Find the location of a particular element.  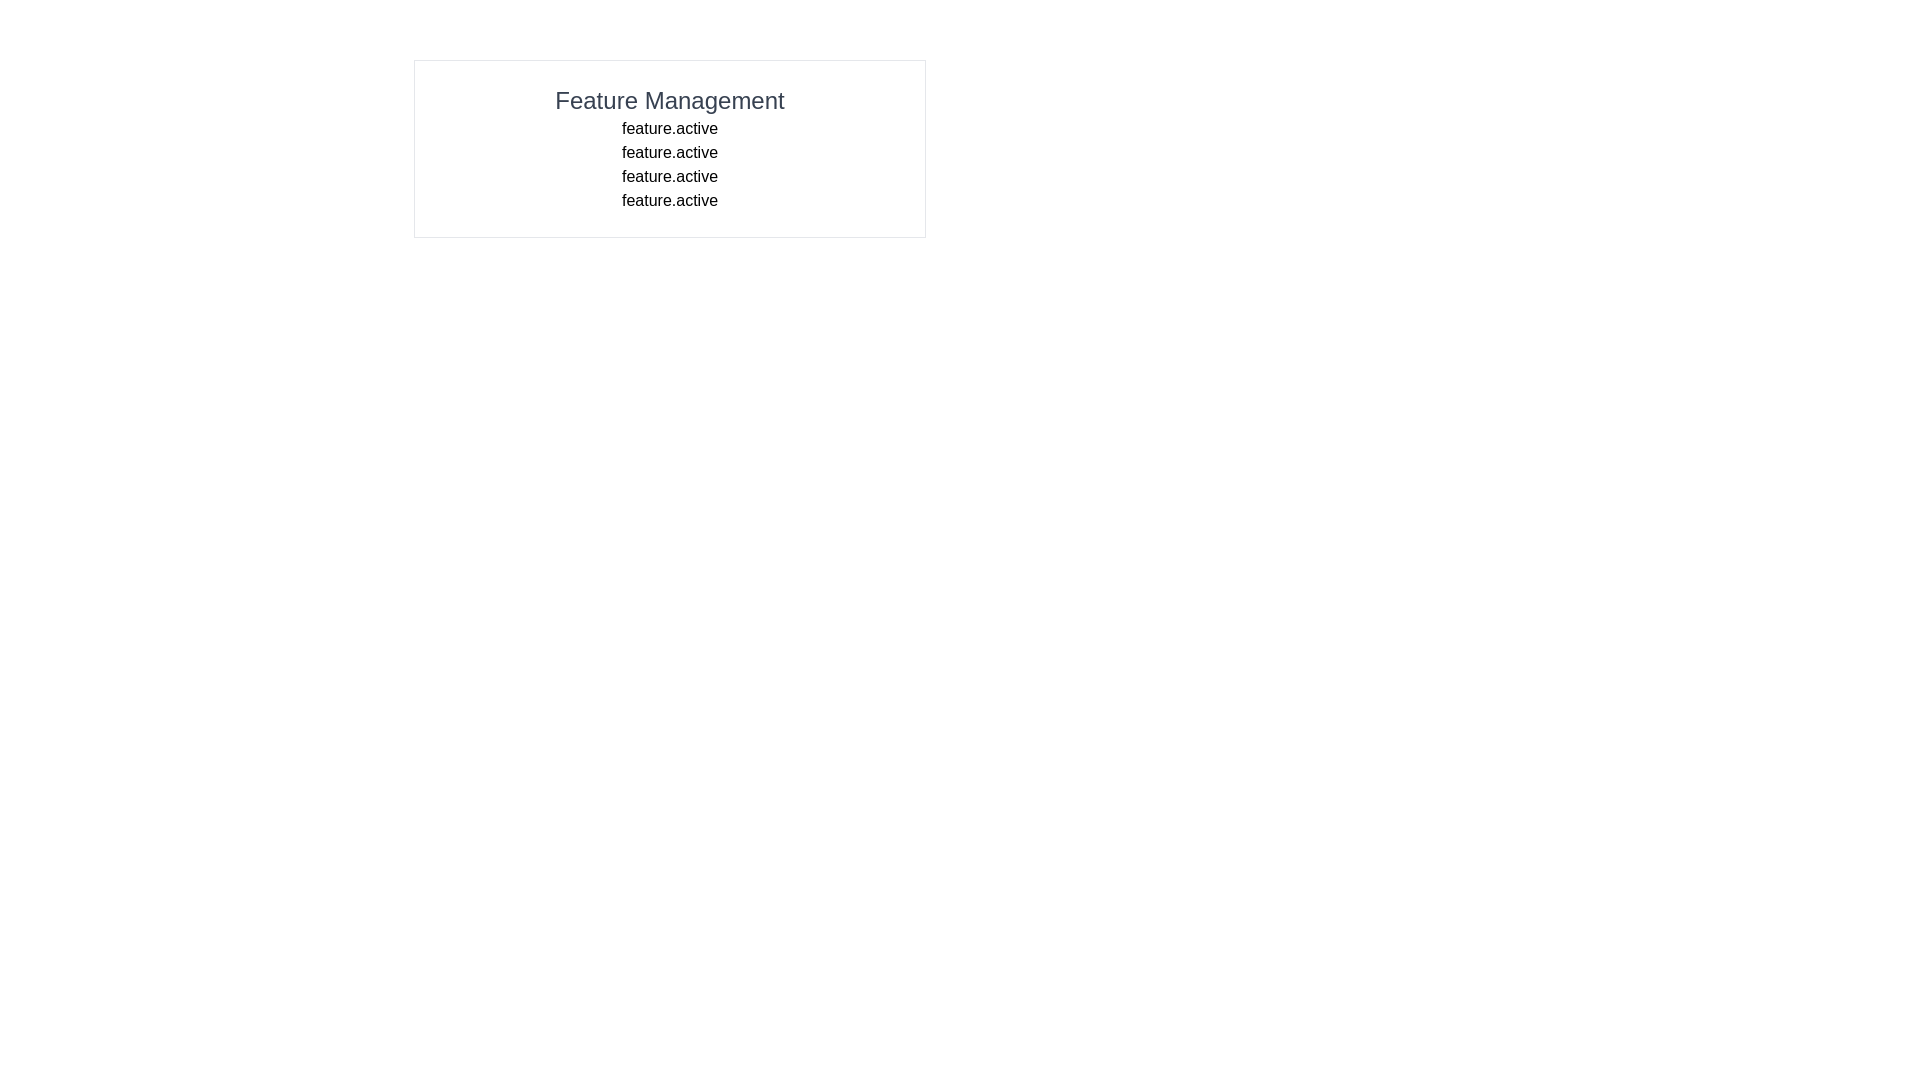

the Text Display Element displaying 'feature.active', which is positioned underneath the 'Feature Management' header and is the first in a vertical stack of similar elements is located at coordinates (670, 128).